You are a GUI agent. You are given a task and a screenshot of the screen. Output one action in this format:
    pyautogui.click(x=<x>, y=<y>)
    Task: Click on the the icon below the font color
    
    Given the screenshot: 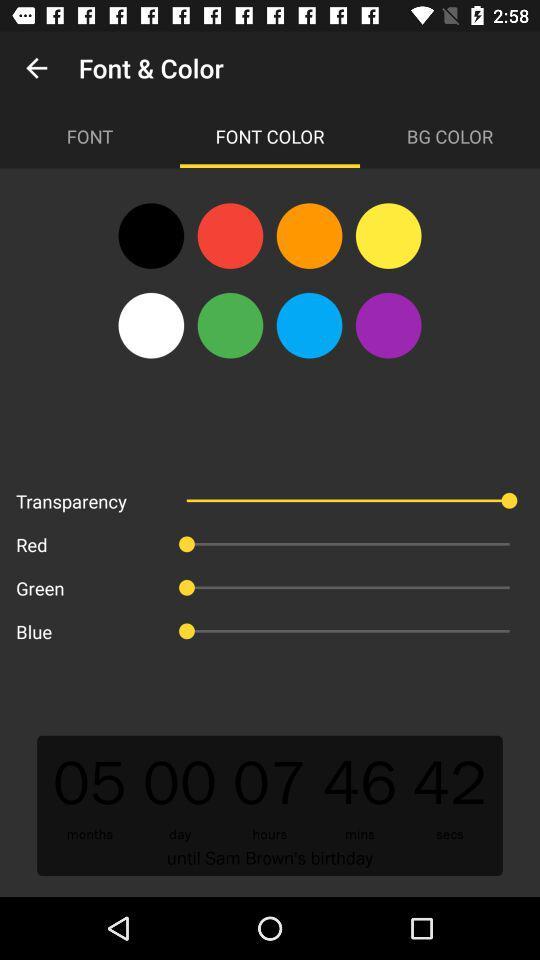 What is the action you would take?
    pyautogui.click(x=388, y=236)
    